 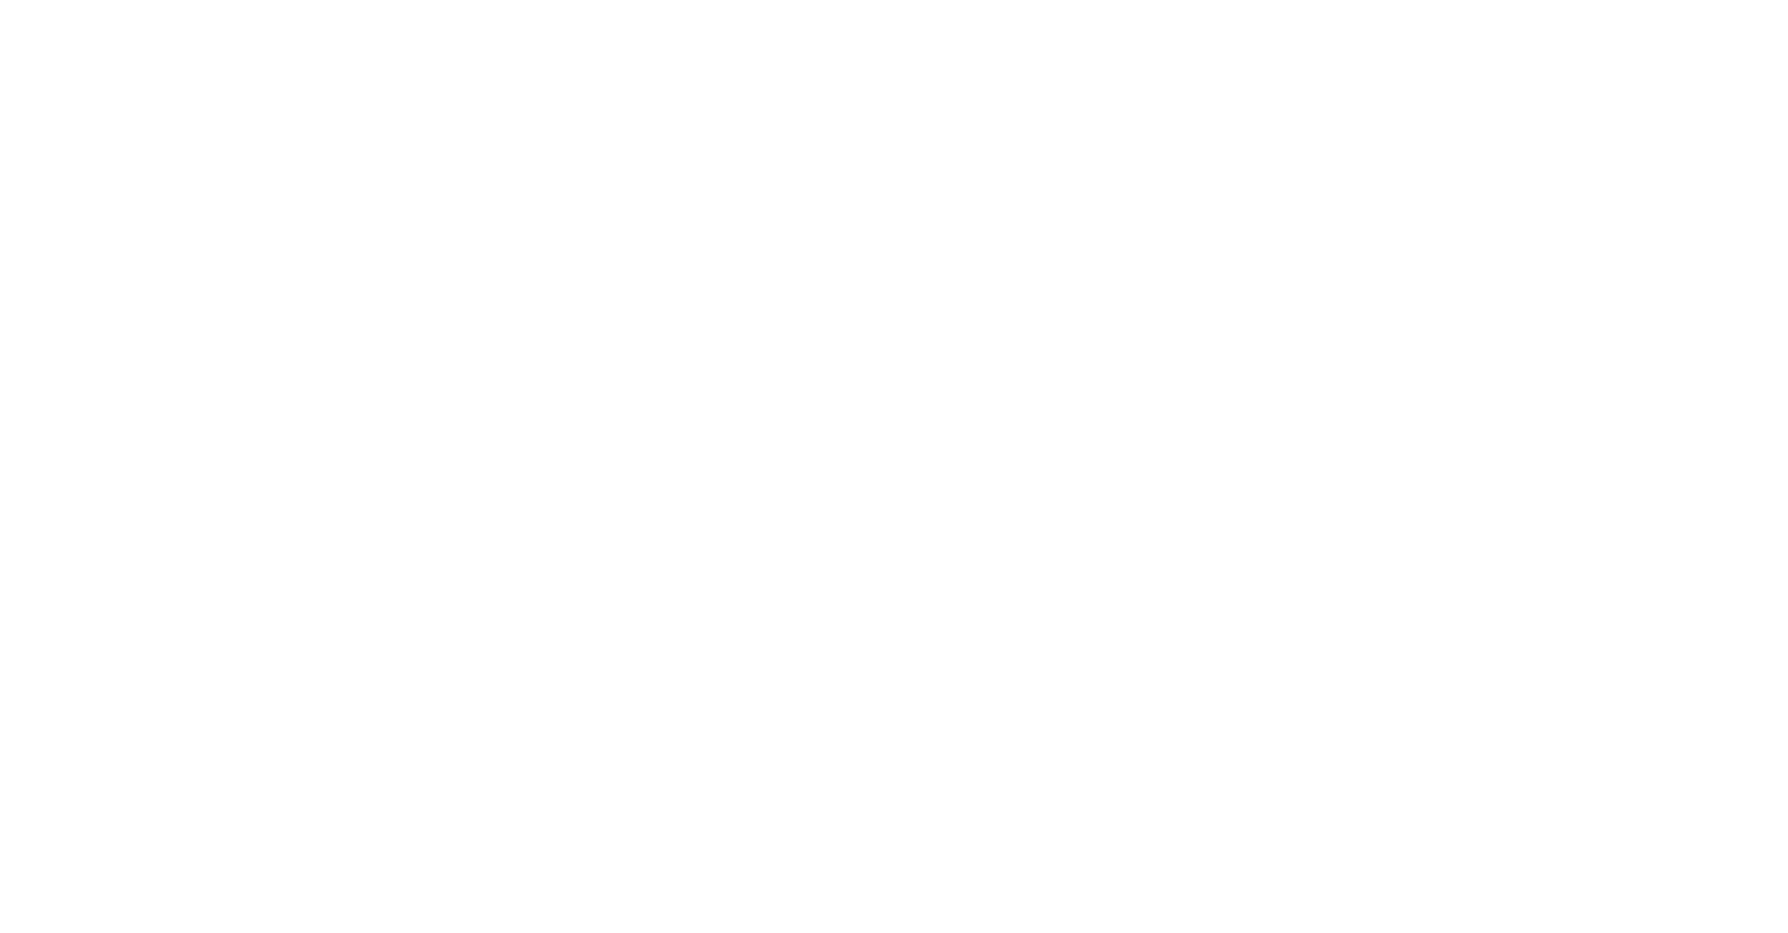 I want to click on 'seine Position in globalen Wertschöpfungsketten durch Spitzenleistungen zu festigen und auszubauen,', so click(x=47, y=705).